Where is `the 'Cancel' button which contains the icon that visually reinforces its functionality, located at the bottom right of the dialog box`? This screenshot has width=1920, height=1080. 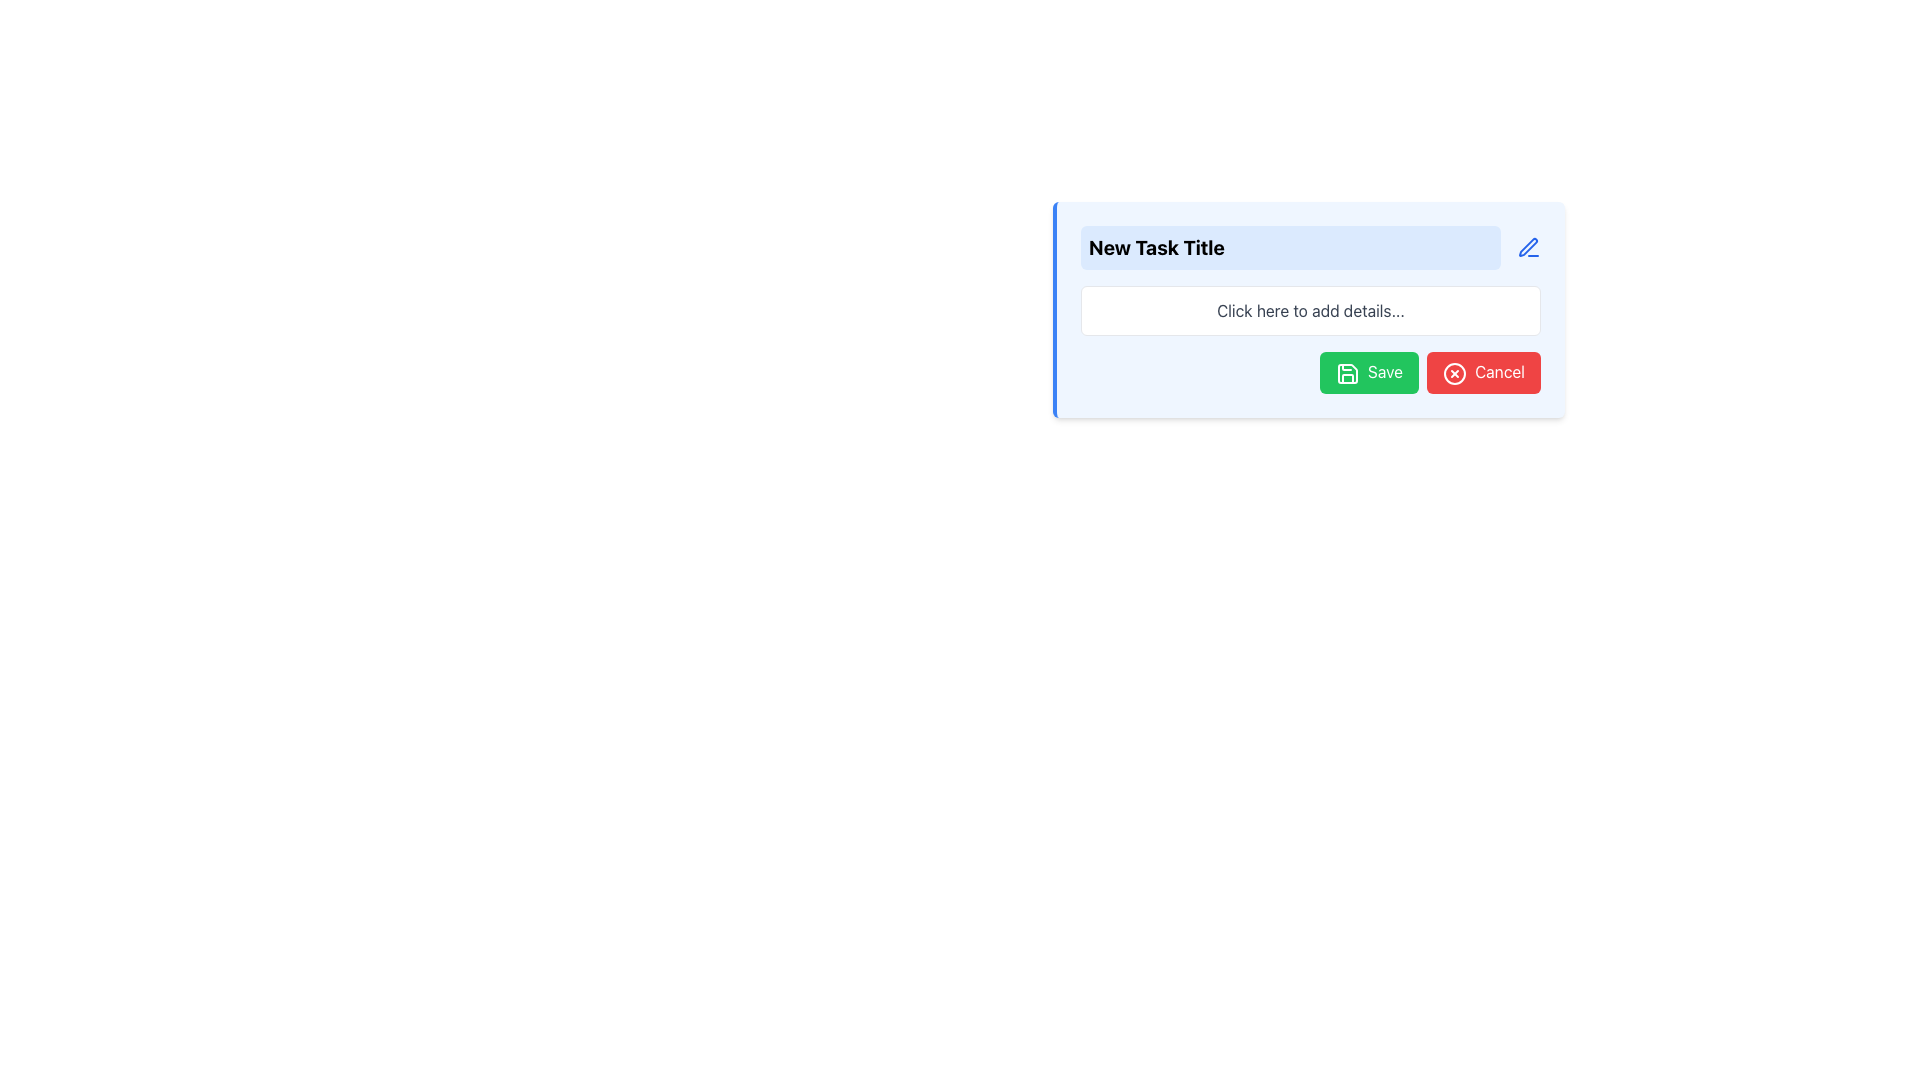 the 'Cancel' button which contains the icon that visually reinforces its functionality, located at the bottom right of the dialog box is located at coordinates (1454, 373).